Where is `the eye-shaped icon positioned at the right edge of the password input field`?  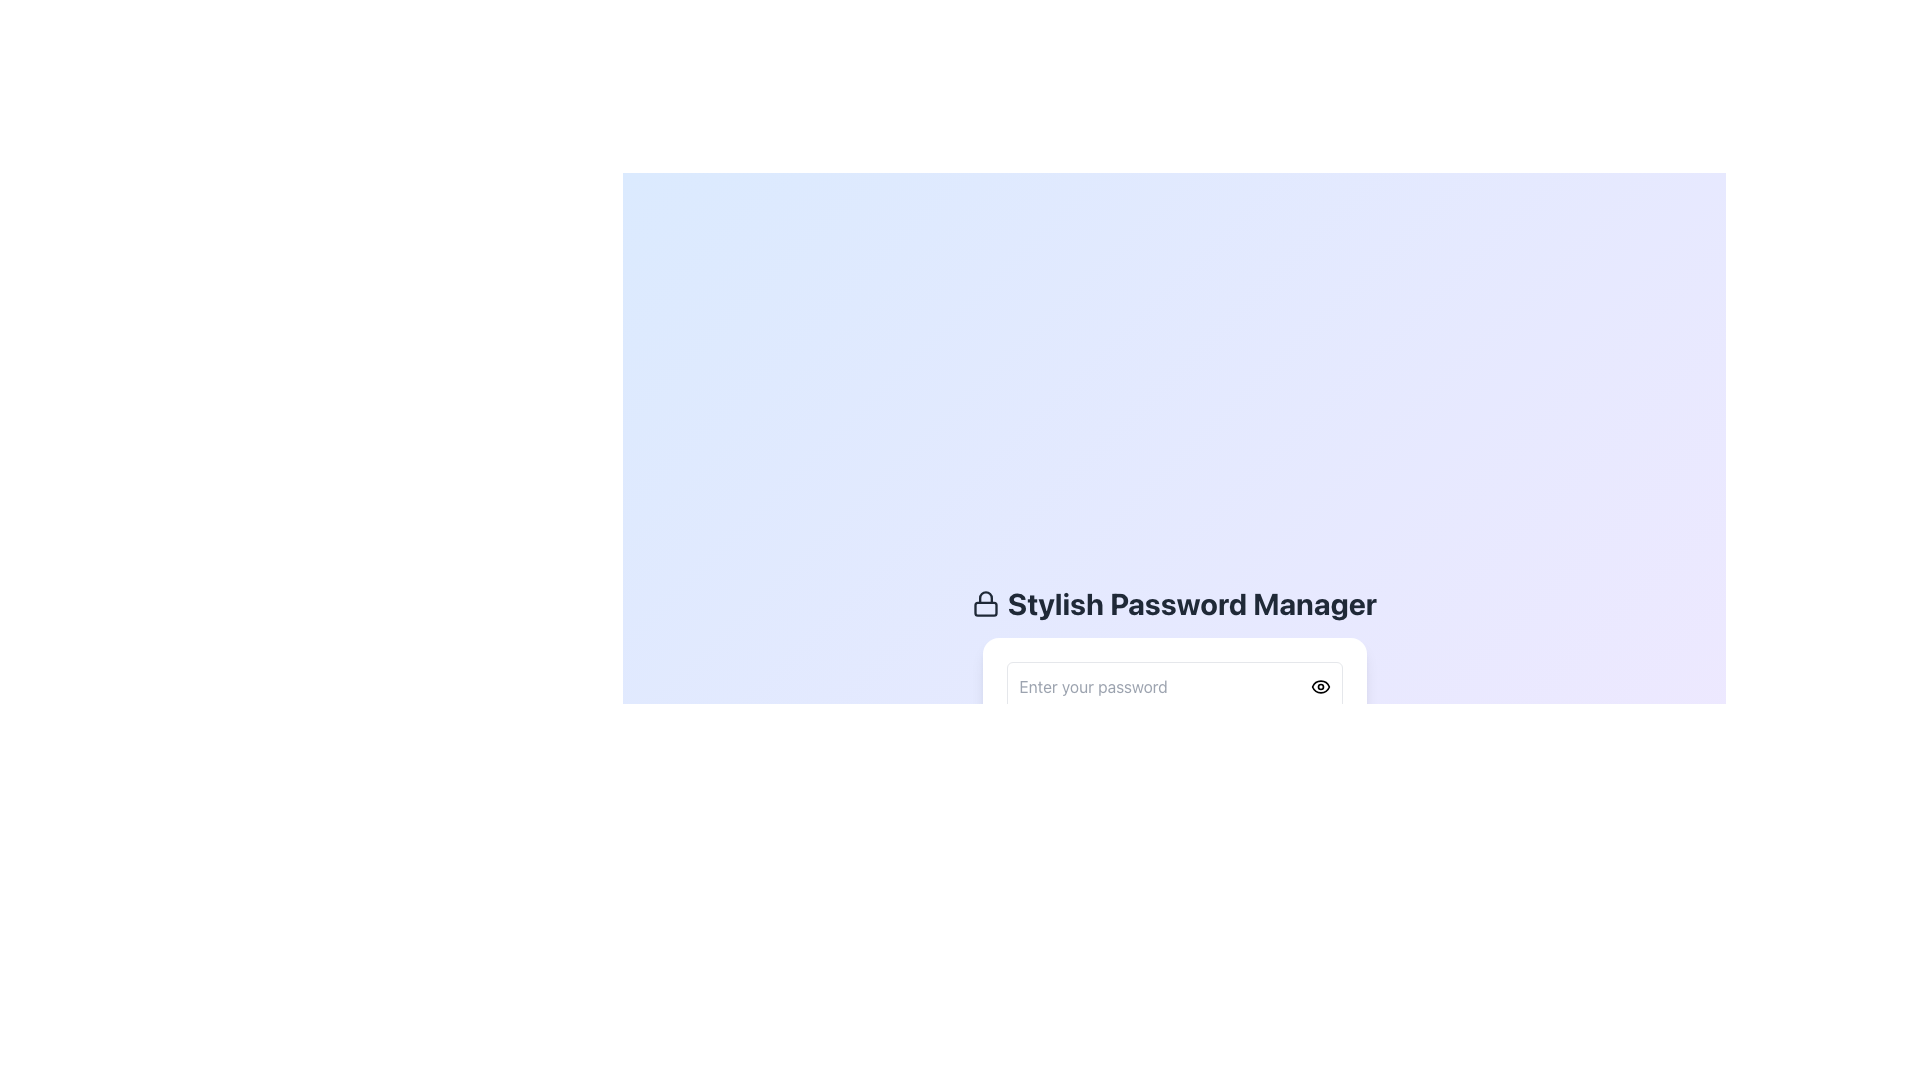
the eye-shaped icon positioned at the right edge of the password input field is located at coordinates (1320, 685).